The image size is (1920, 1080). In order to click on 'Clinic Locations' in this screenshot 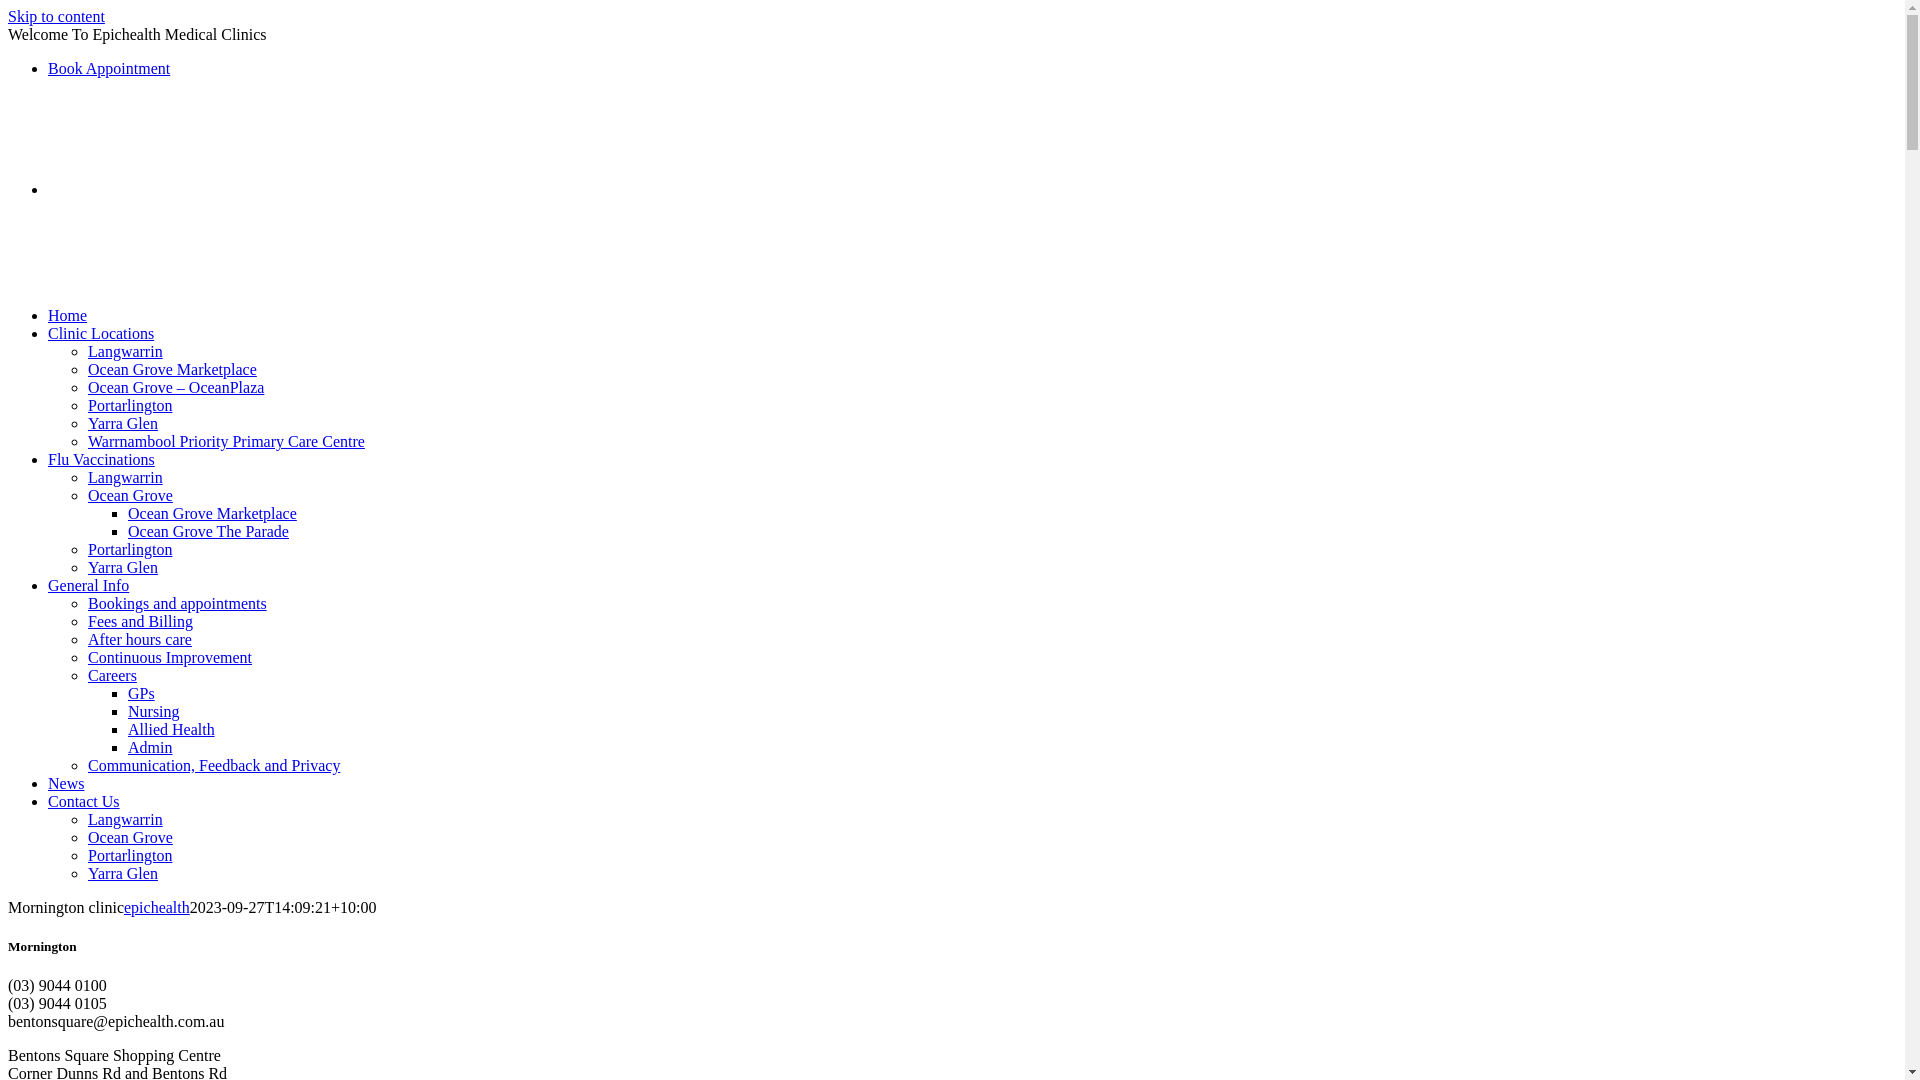, I will do `click(99, 332)`.